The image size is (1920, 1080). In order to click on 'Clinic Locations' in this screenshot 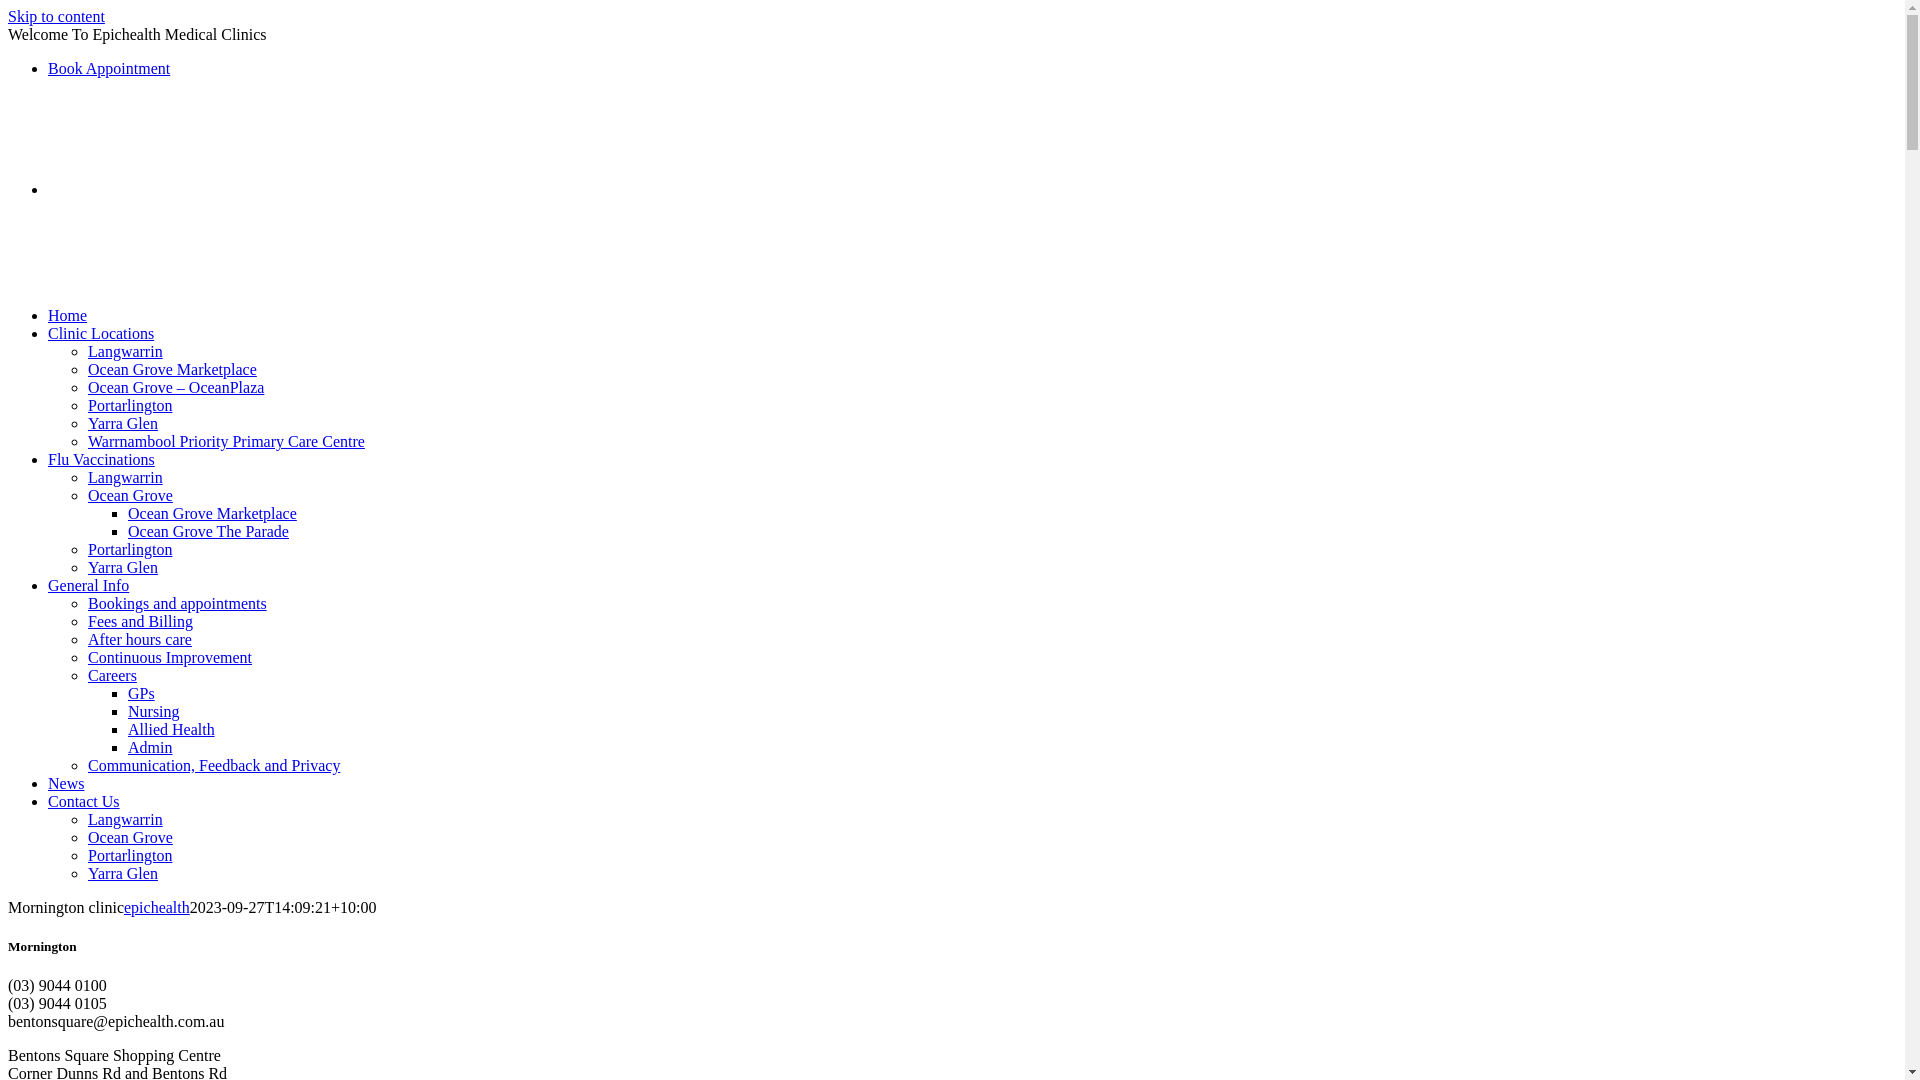, I will do `click(99, 332)`.